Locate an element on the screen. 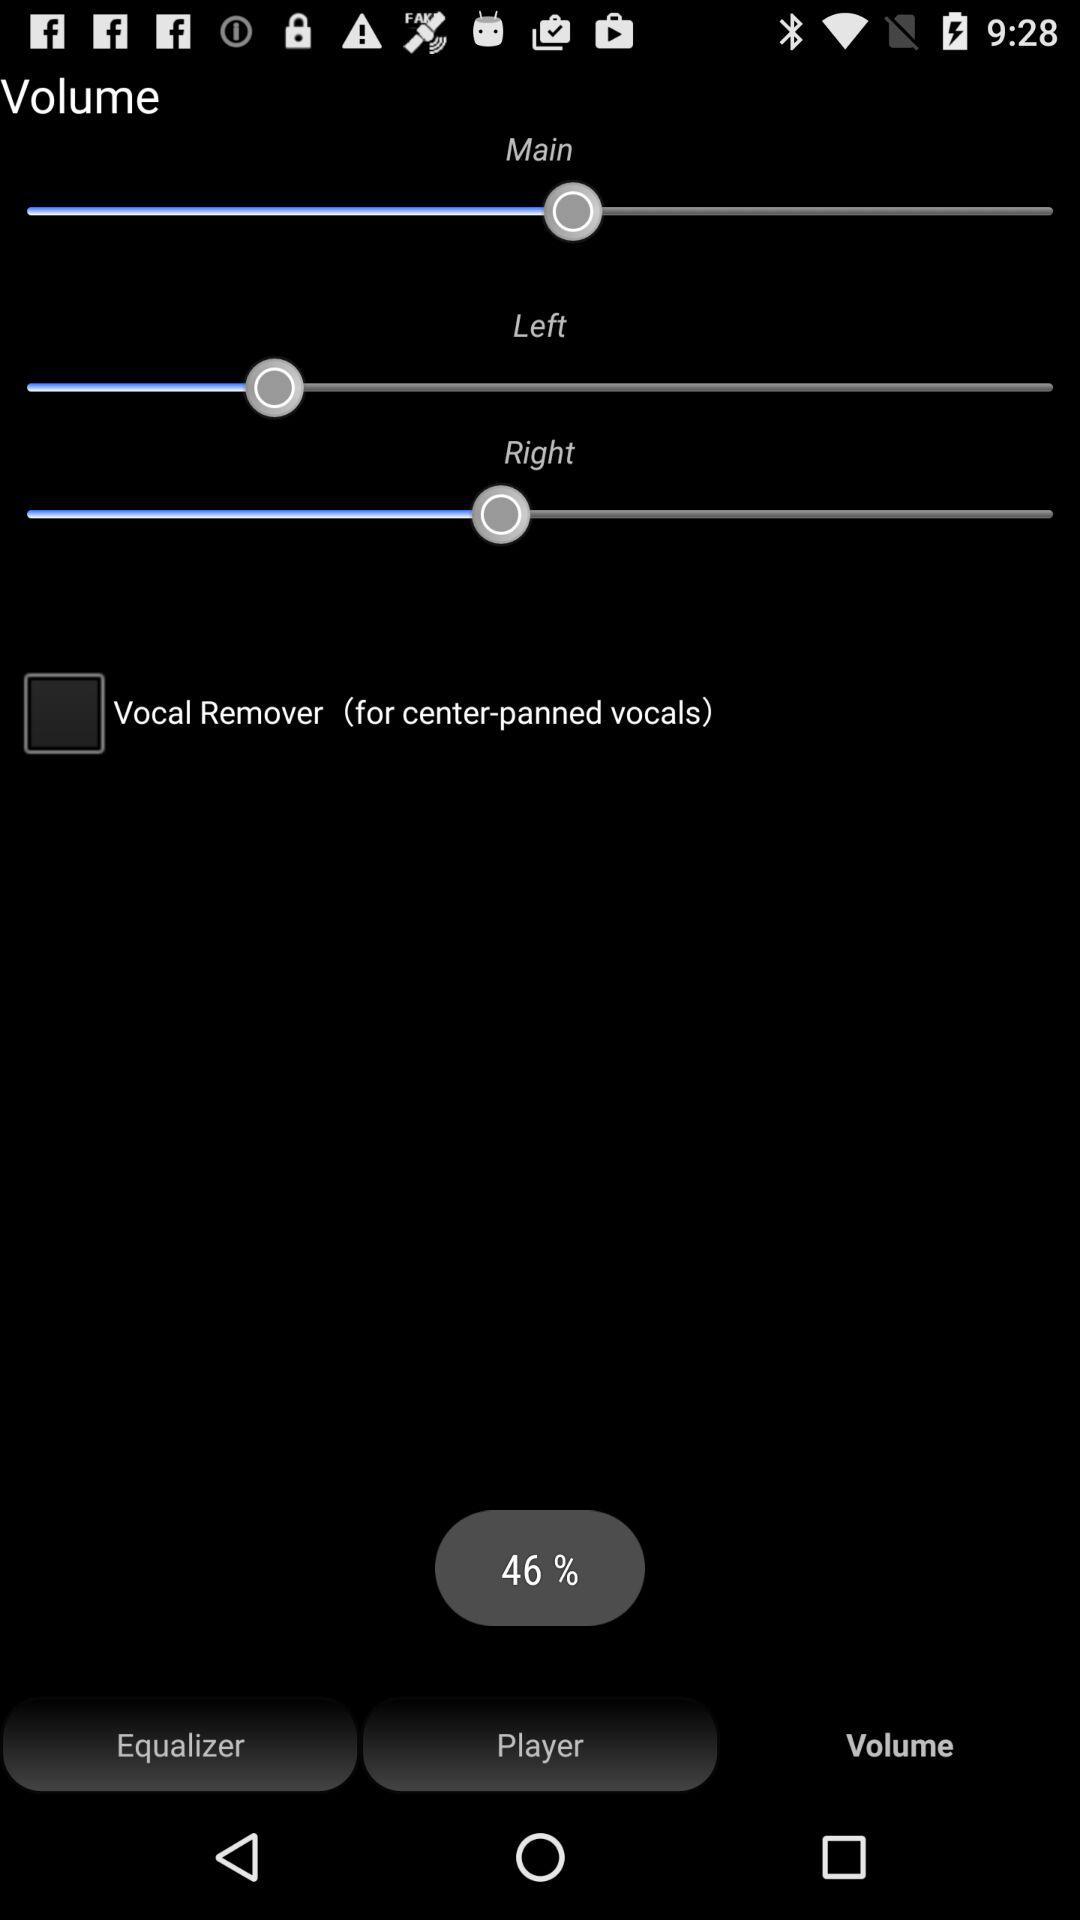  the item next to volume icon is located at coordinates (540, 1744).